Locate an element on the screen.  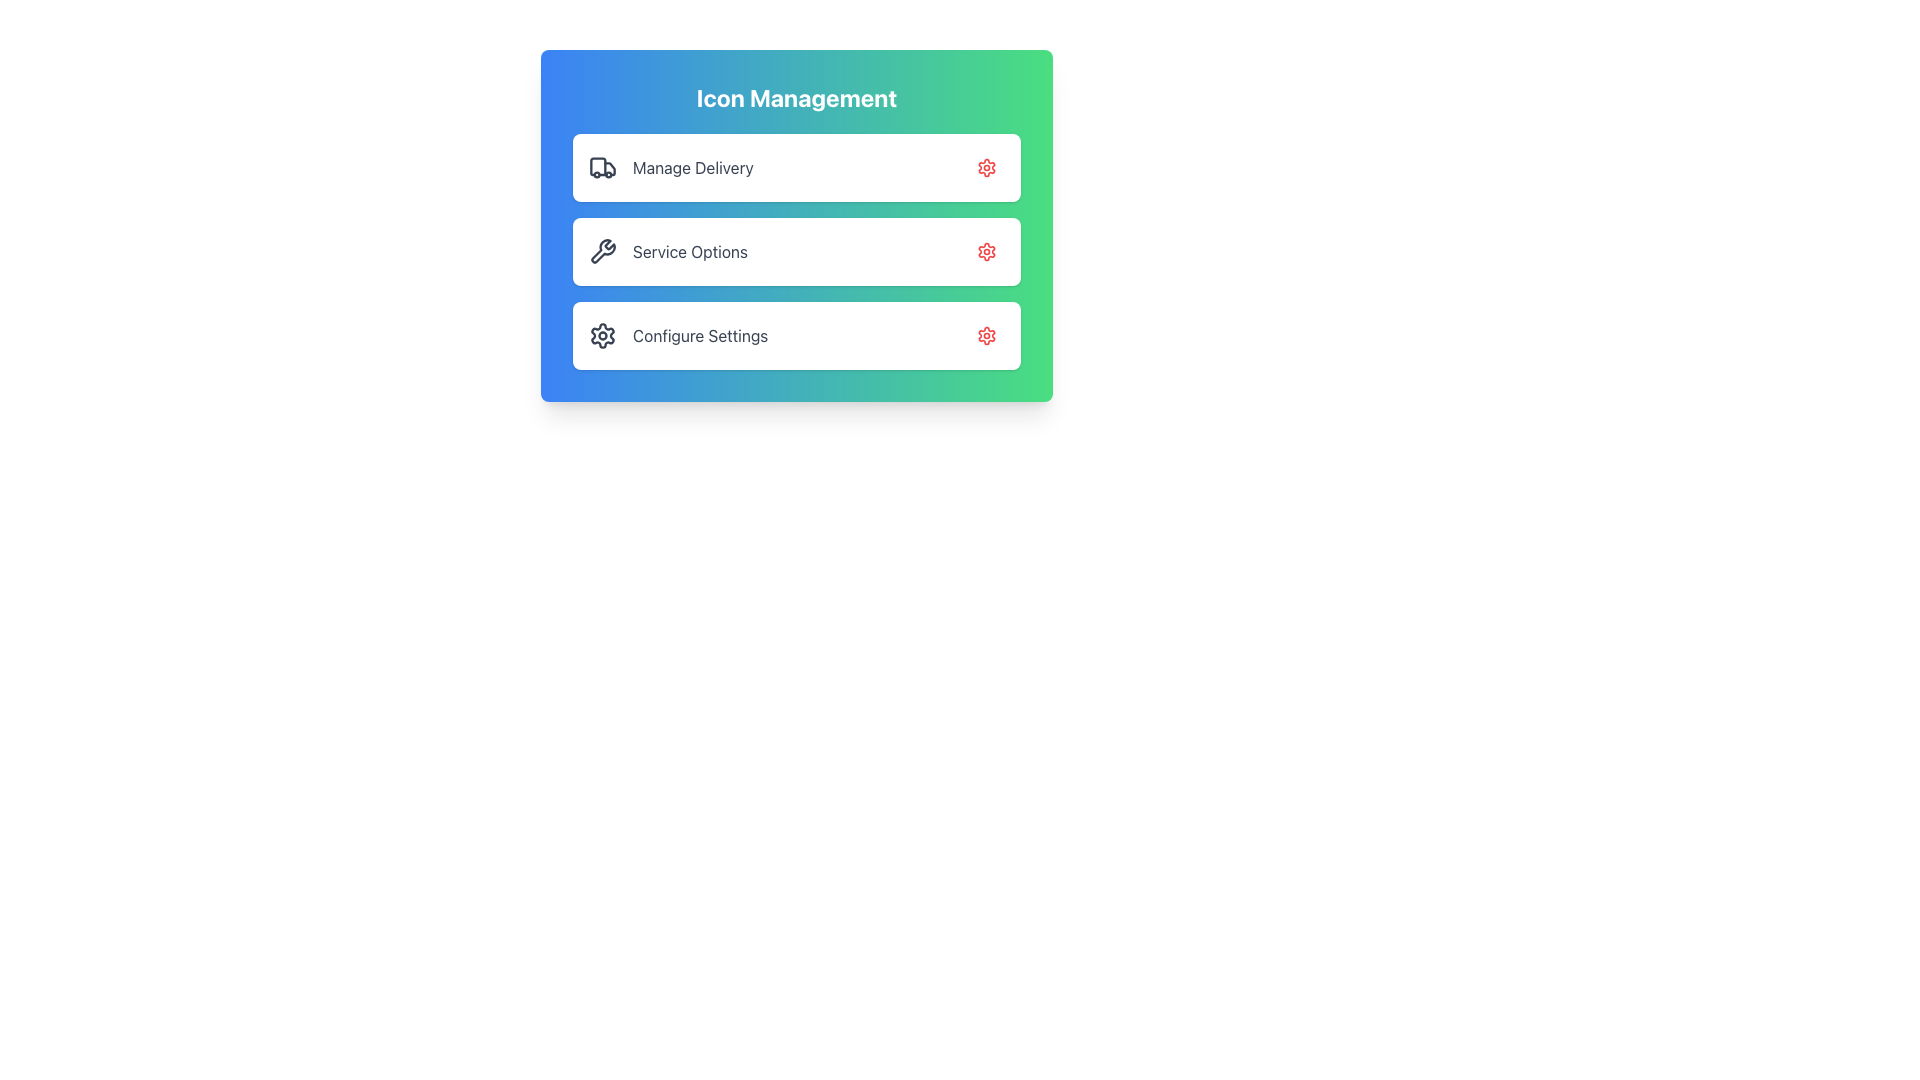
the circular cogwheel icon with a gray fill is located at coordinates (602, 334).